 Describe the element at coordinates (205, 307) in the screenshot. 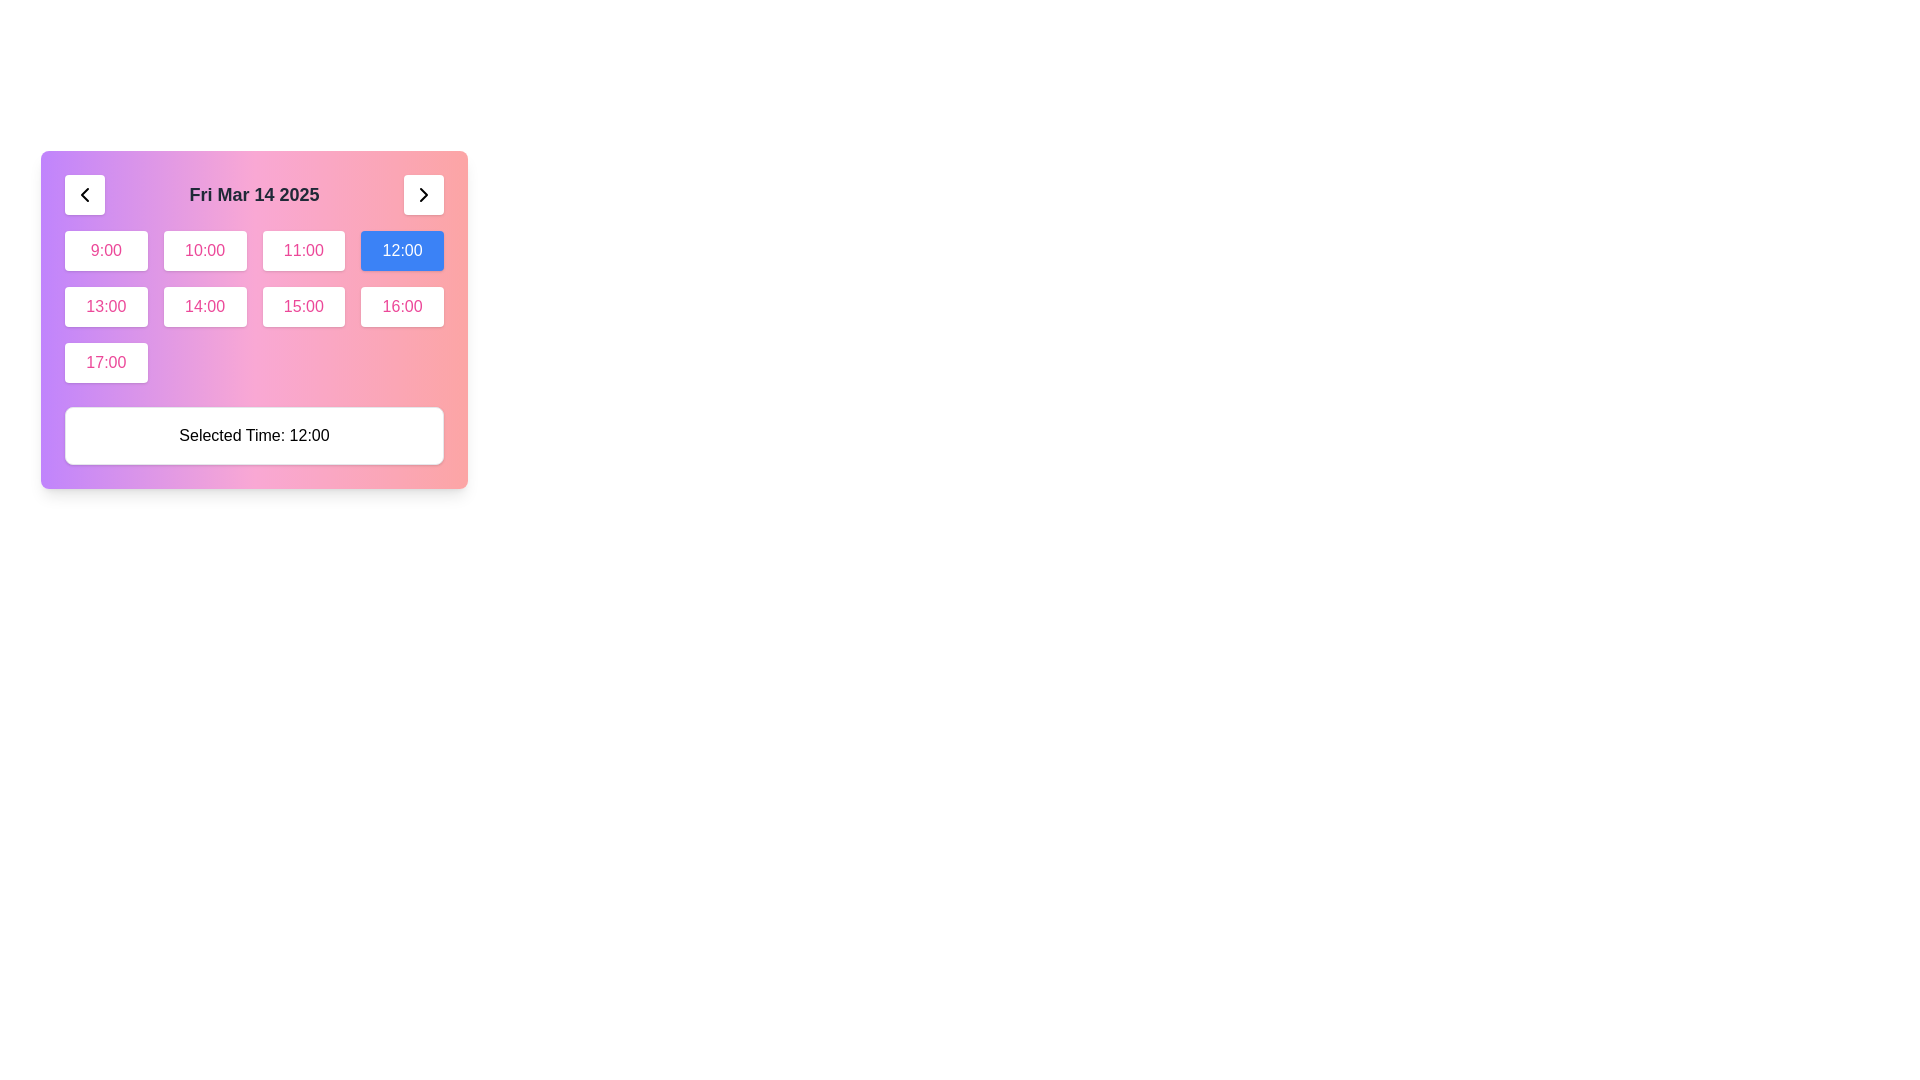

I see `the rectangular button labeled '14:00' with a white background and pink text` at that location.